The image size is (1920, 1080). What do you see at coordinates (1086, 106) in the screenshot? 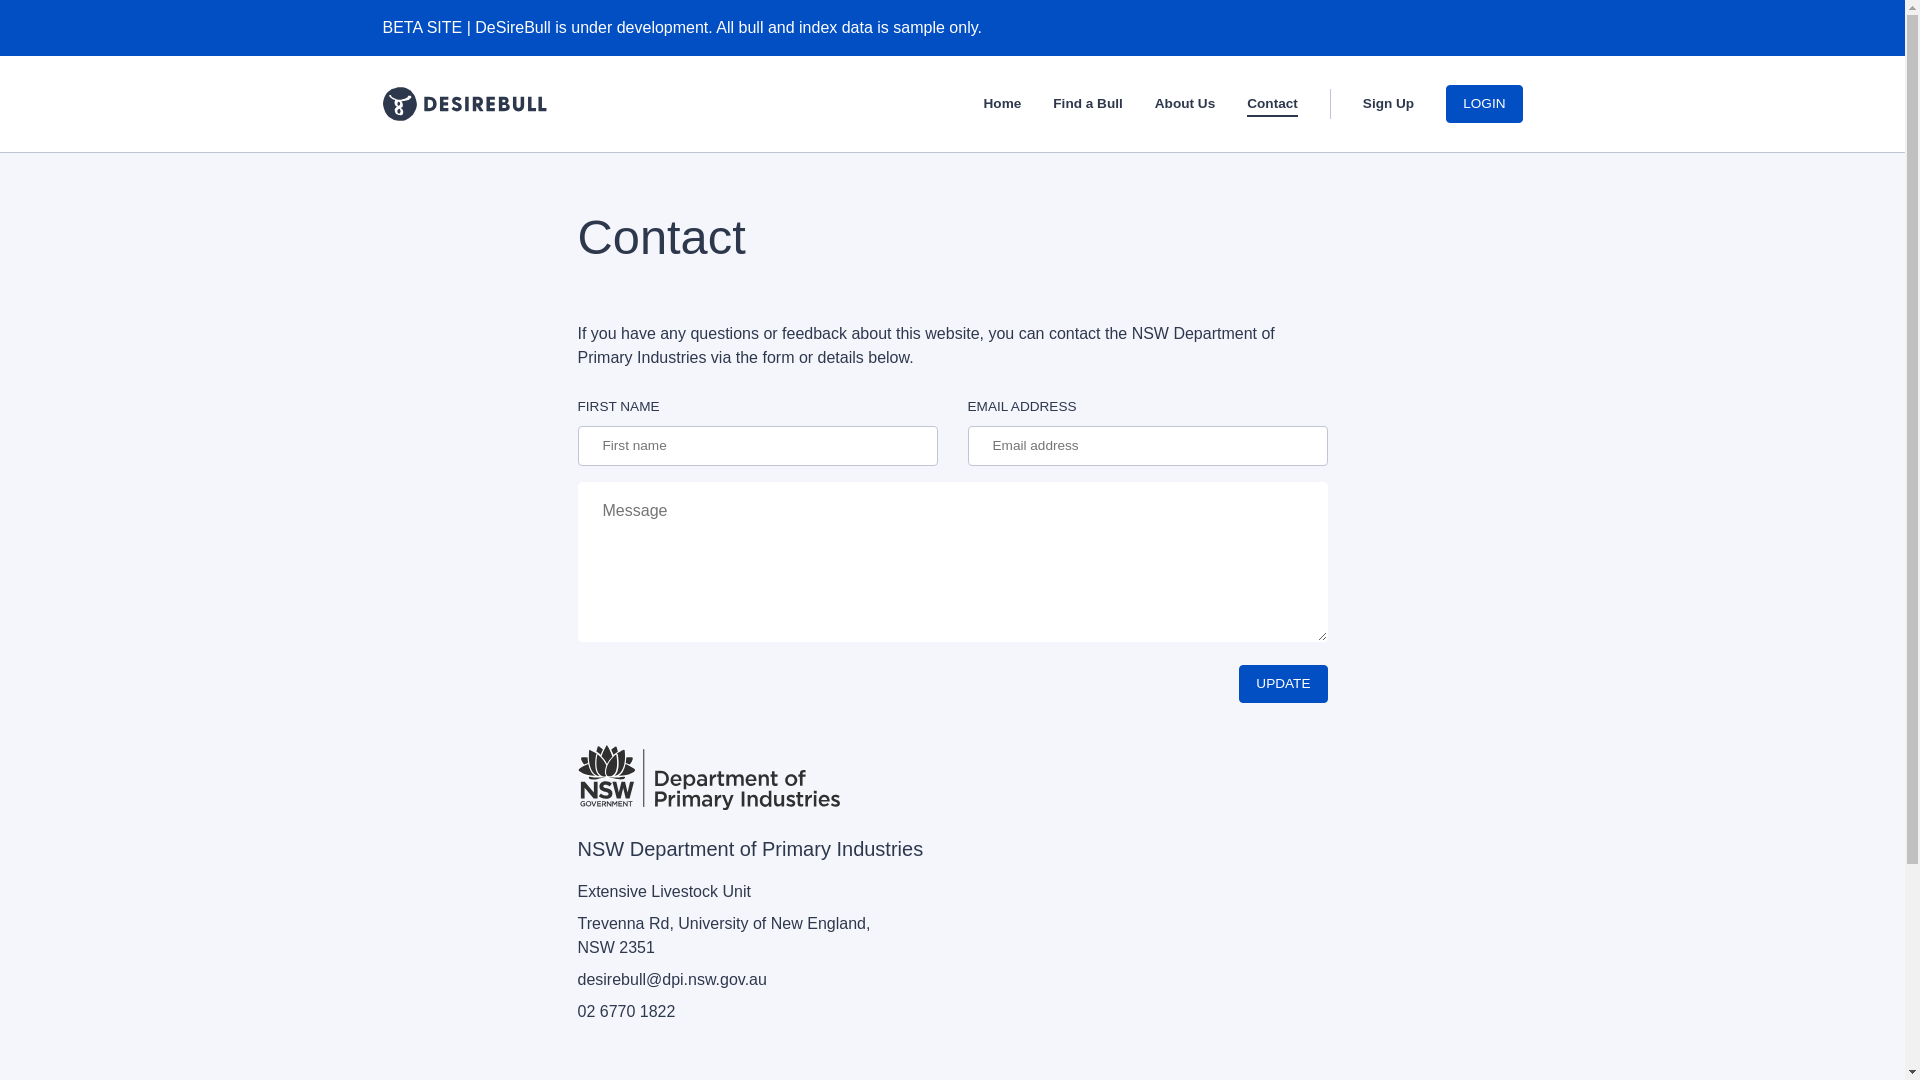
I see `'Find a Bull'` at bounding box center [1086, 106].